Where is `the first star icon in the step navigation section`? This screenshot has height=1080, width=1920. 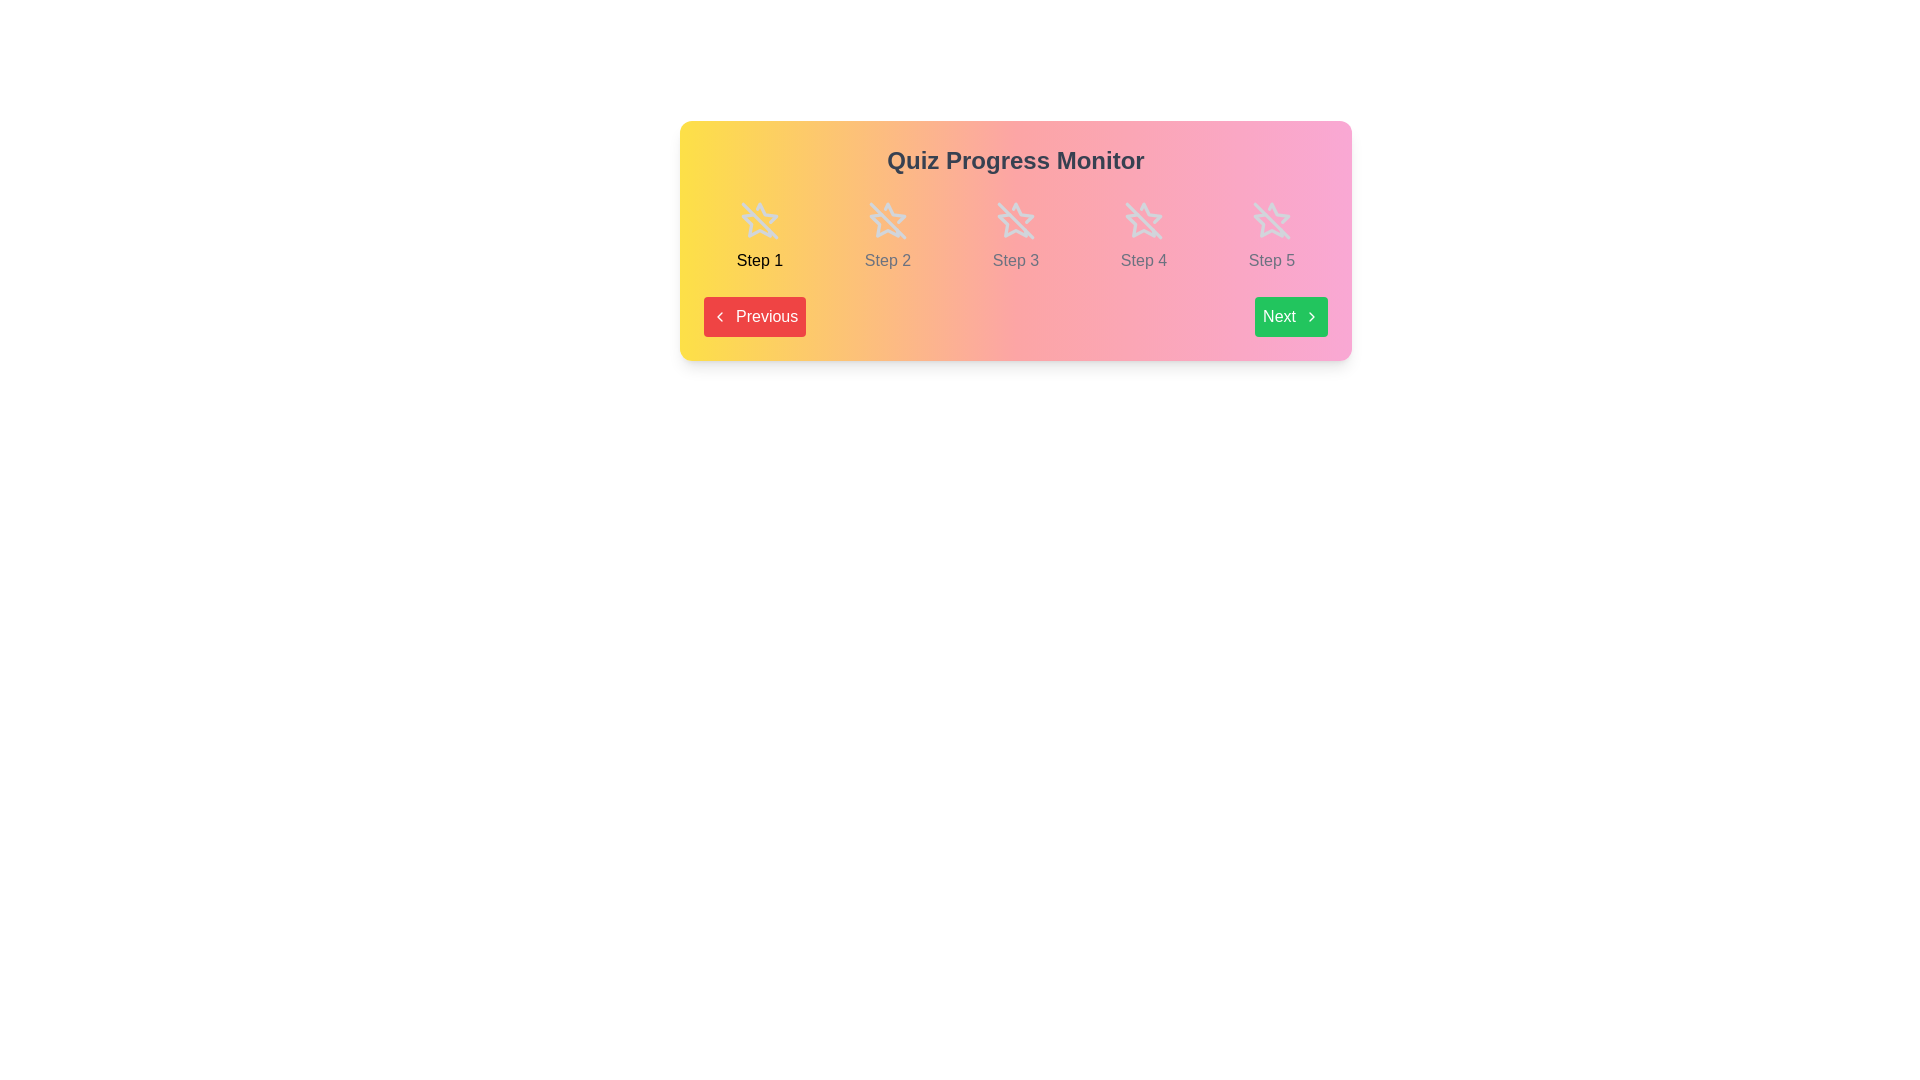
the first star icon in the step navigation section is located at coordinates (758, 220).